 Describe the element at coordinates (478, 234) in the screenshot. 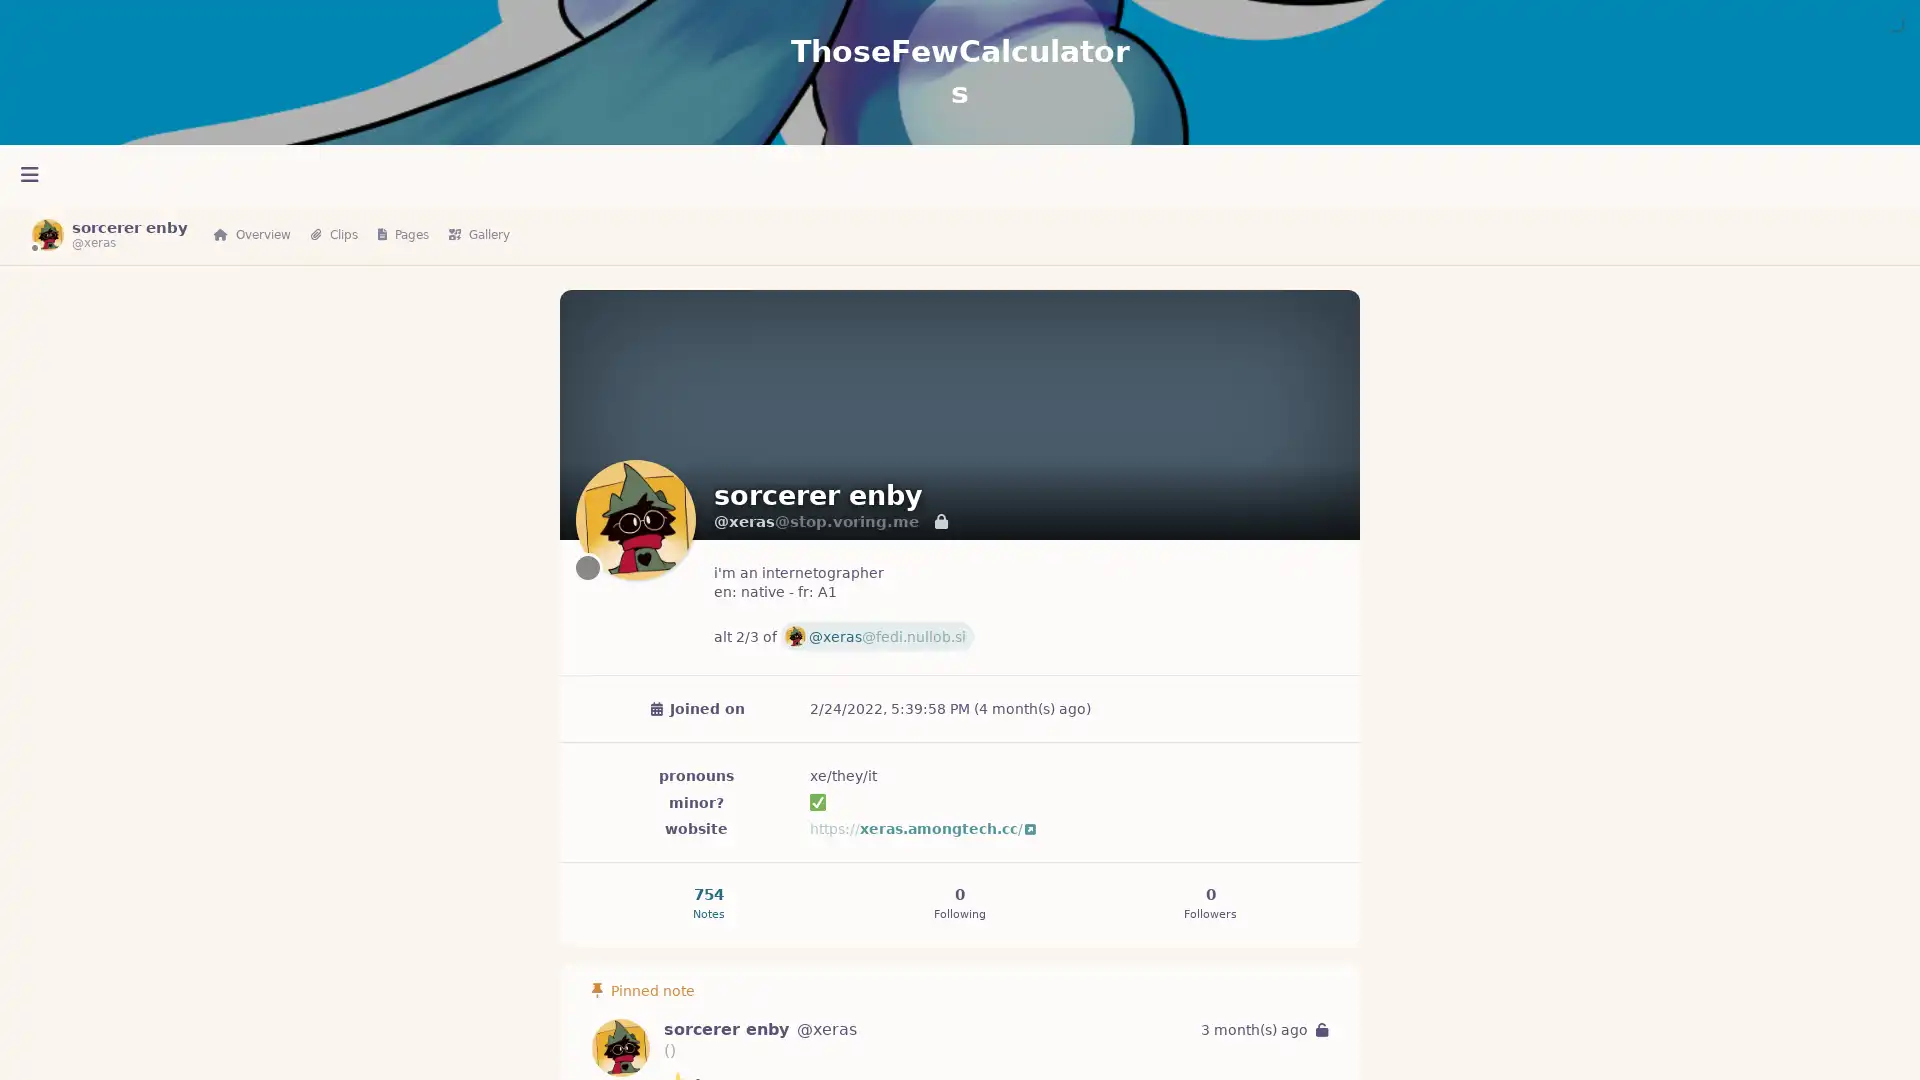

I see `Gallery` at that location.